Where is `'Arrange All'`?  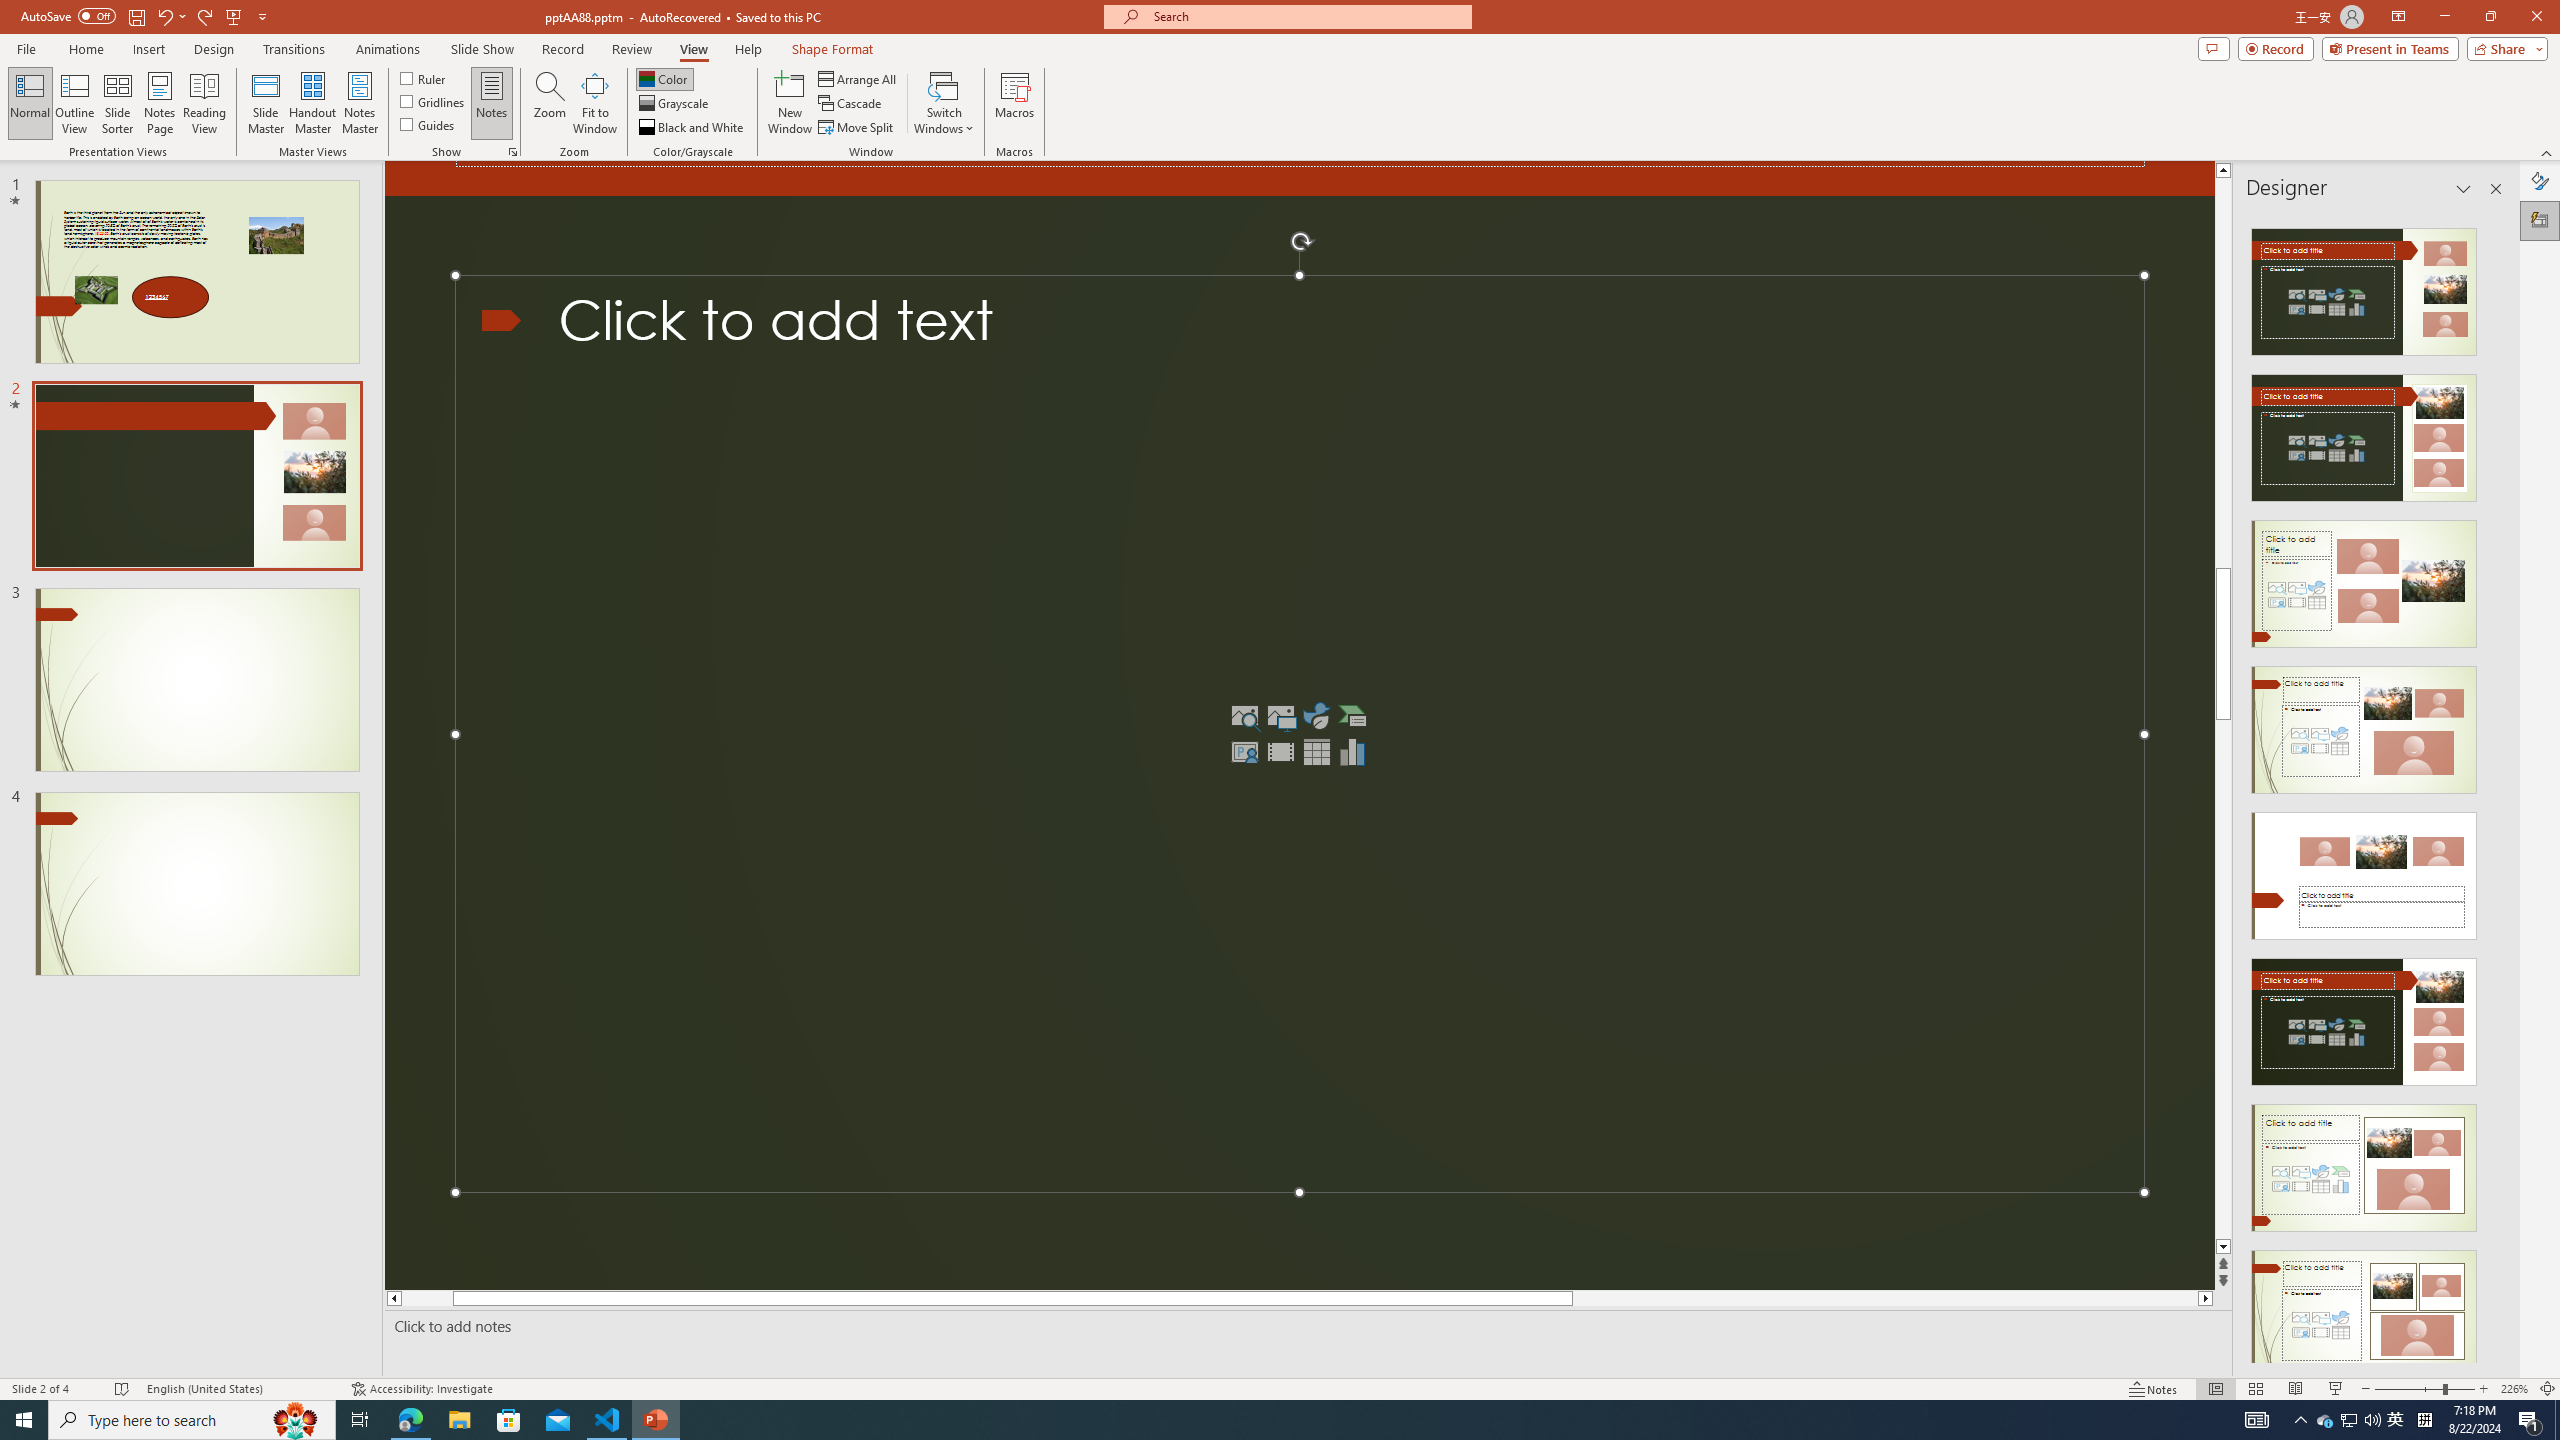
'Arrange All' is located at coordinates (857, 78).